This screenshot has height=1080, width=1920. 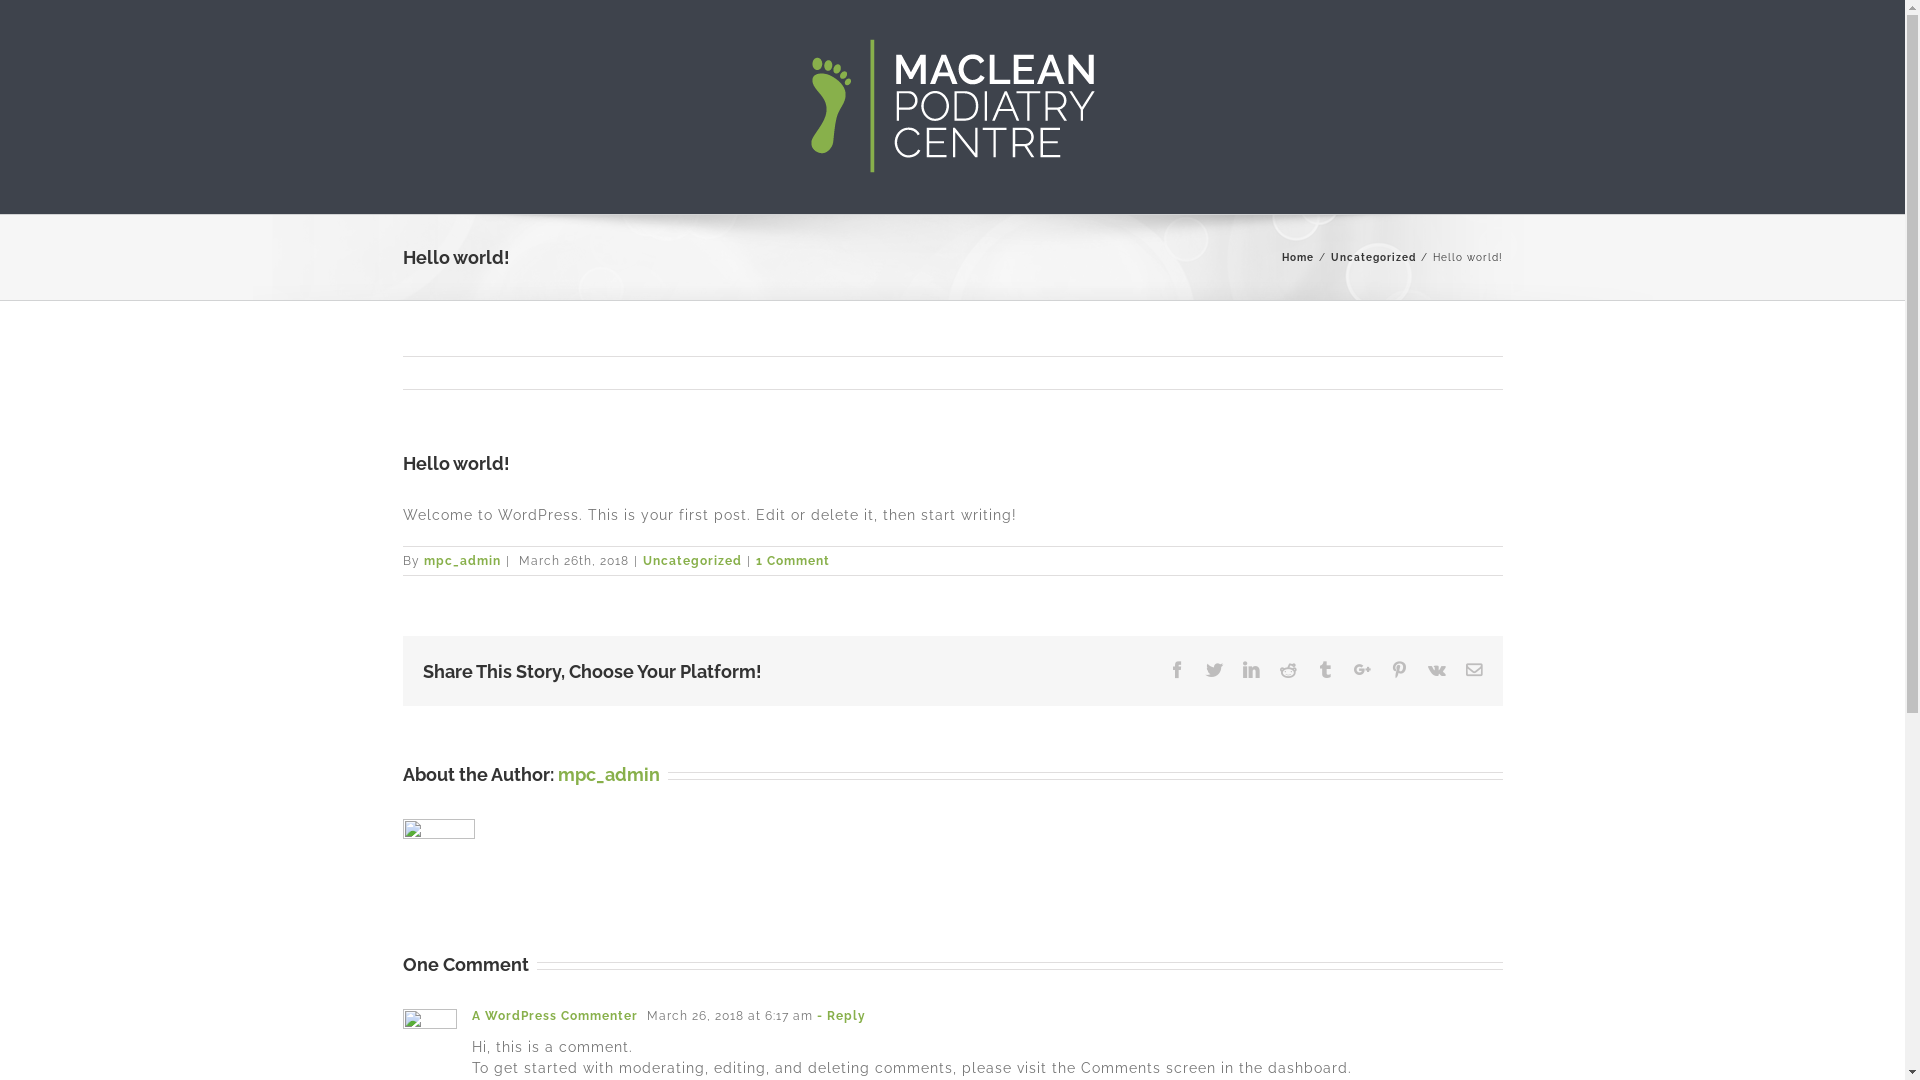 What do you see at coordinates (840, 1015) in the screenshot?
I see `'- Reply'` at bounding box center [840, 1015].